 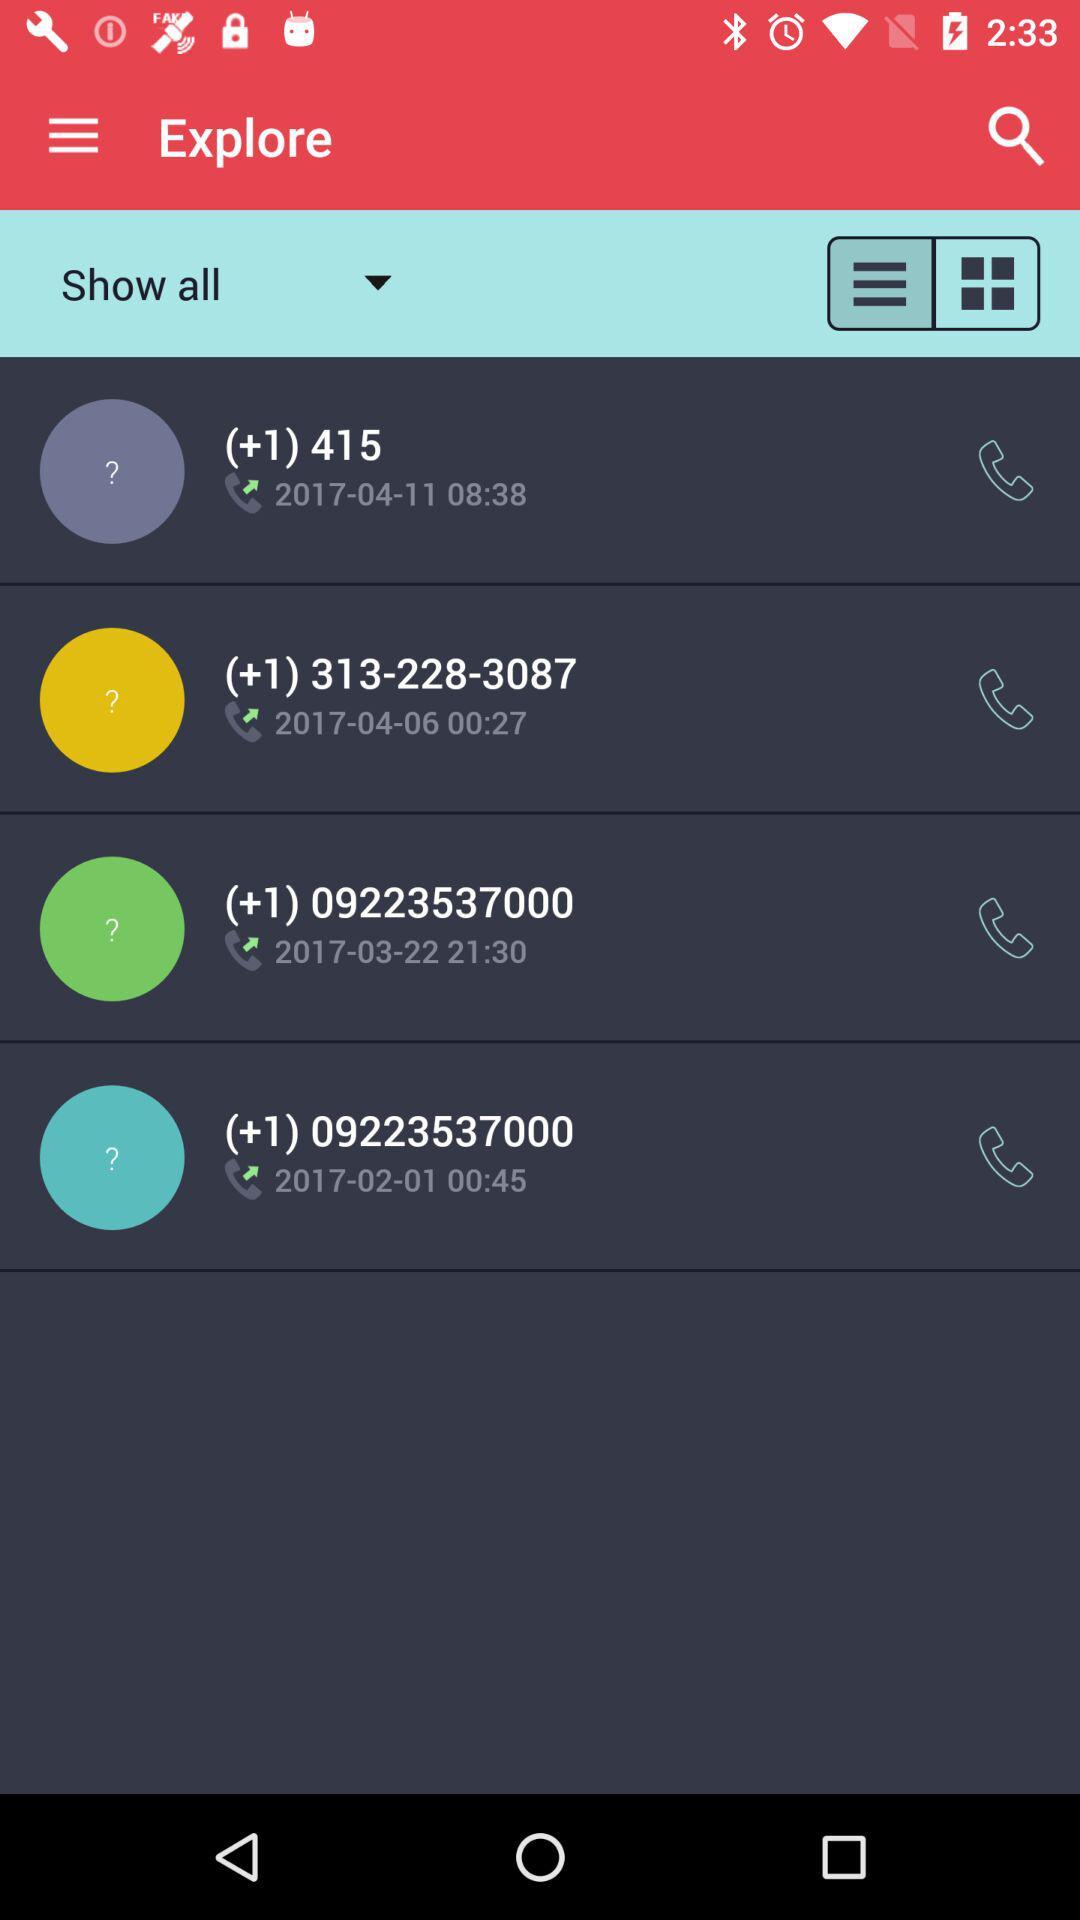 I want to click on call, so click(x=1006, y=699).